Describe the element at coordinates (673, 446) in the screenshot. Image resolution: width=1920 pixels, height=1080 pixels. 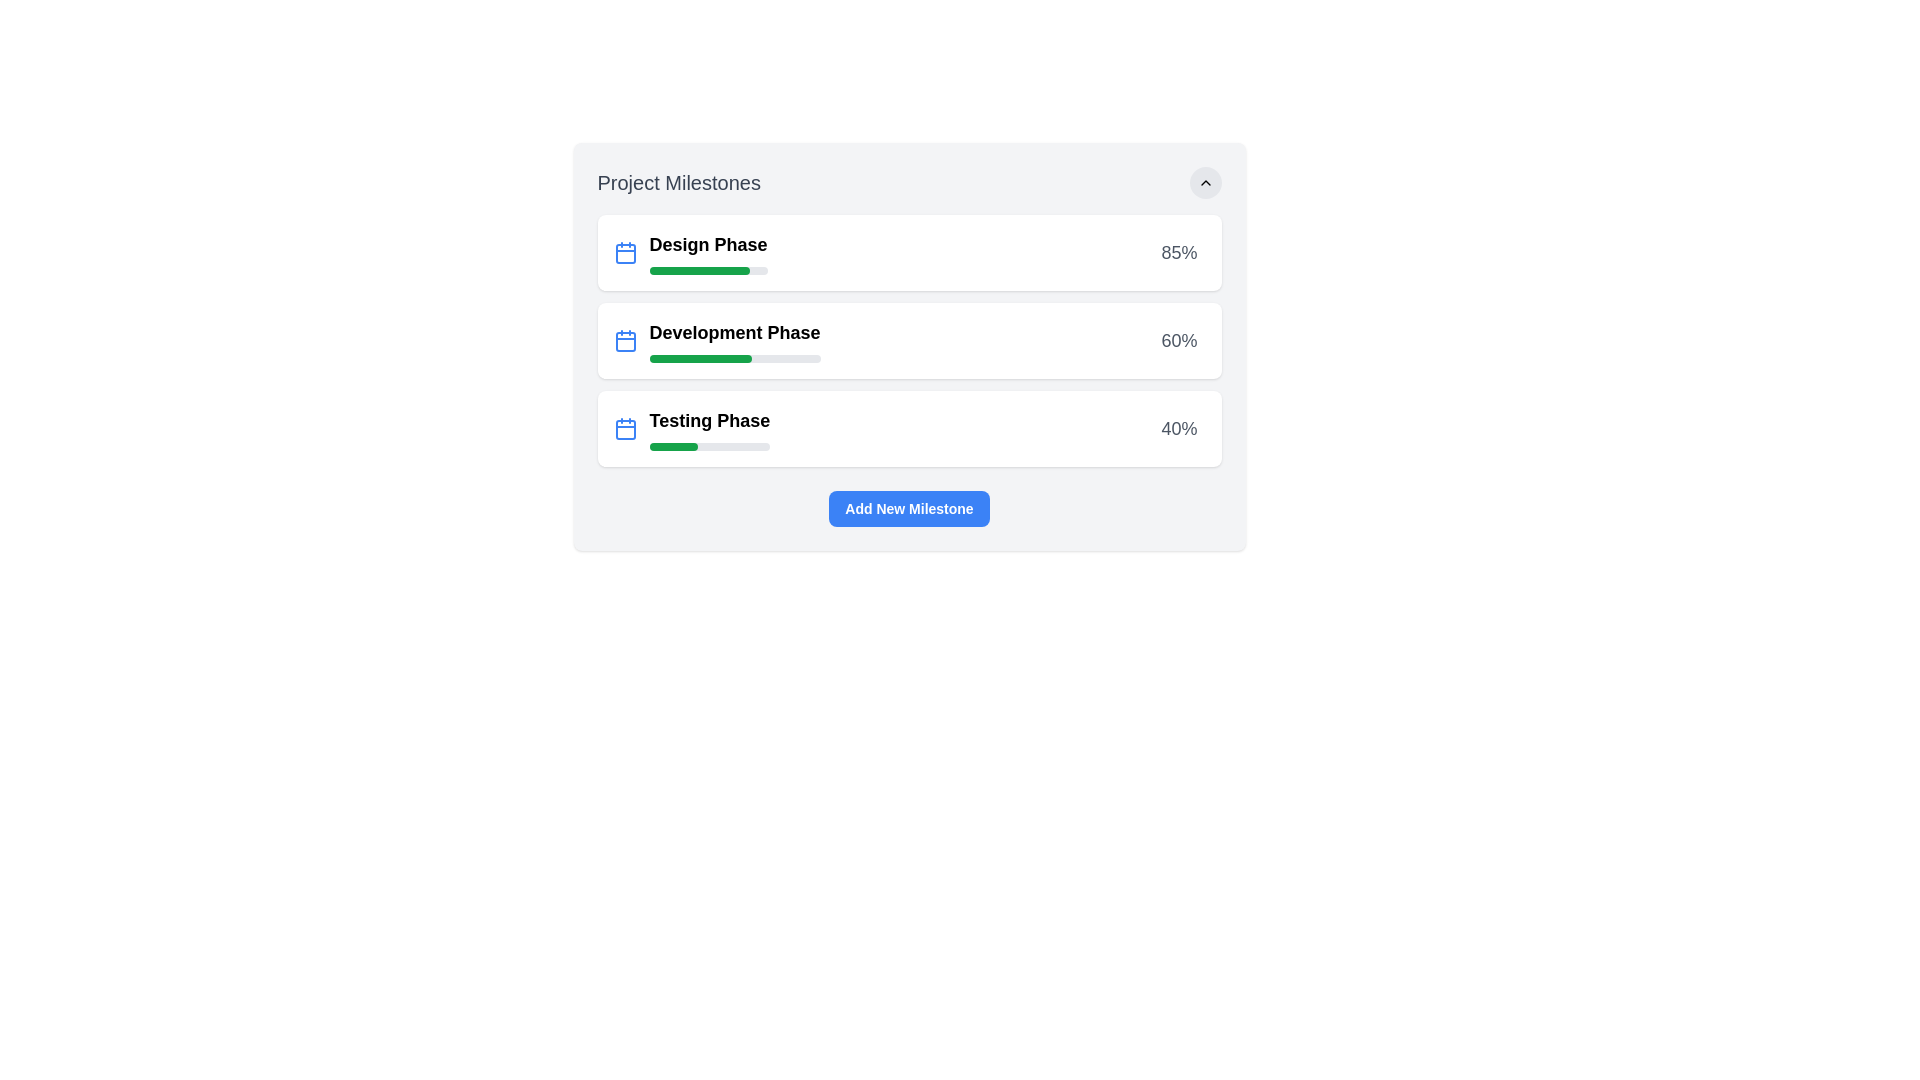
I see `the green progress bar indicating 40% completion for the 'Testing Phase' milestone to potentially display additional information` at that location.